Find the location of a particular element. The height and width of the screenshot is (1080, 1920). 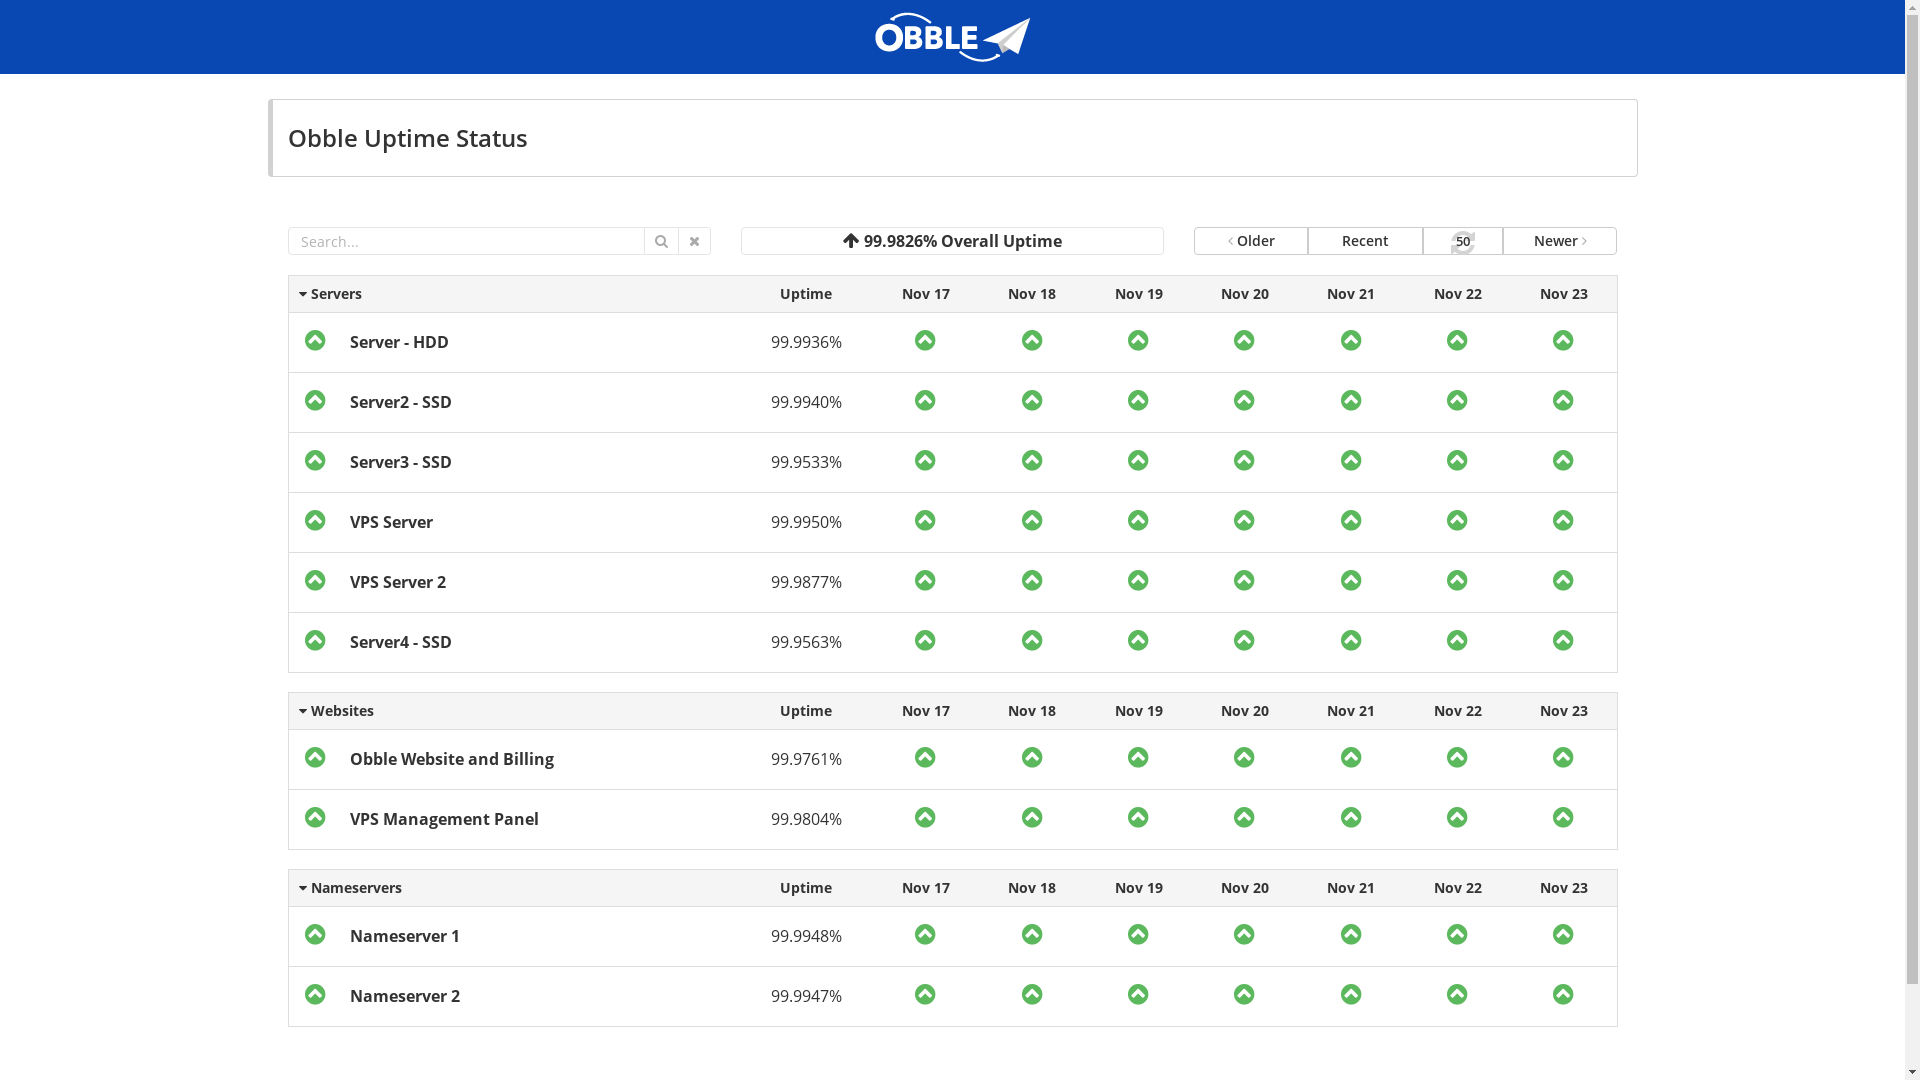

'Server3 - SSD' is located at coordinates (400, 462).